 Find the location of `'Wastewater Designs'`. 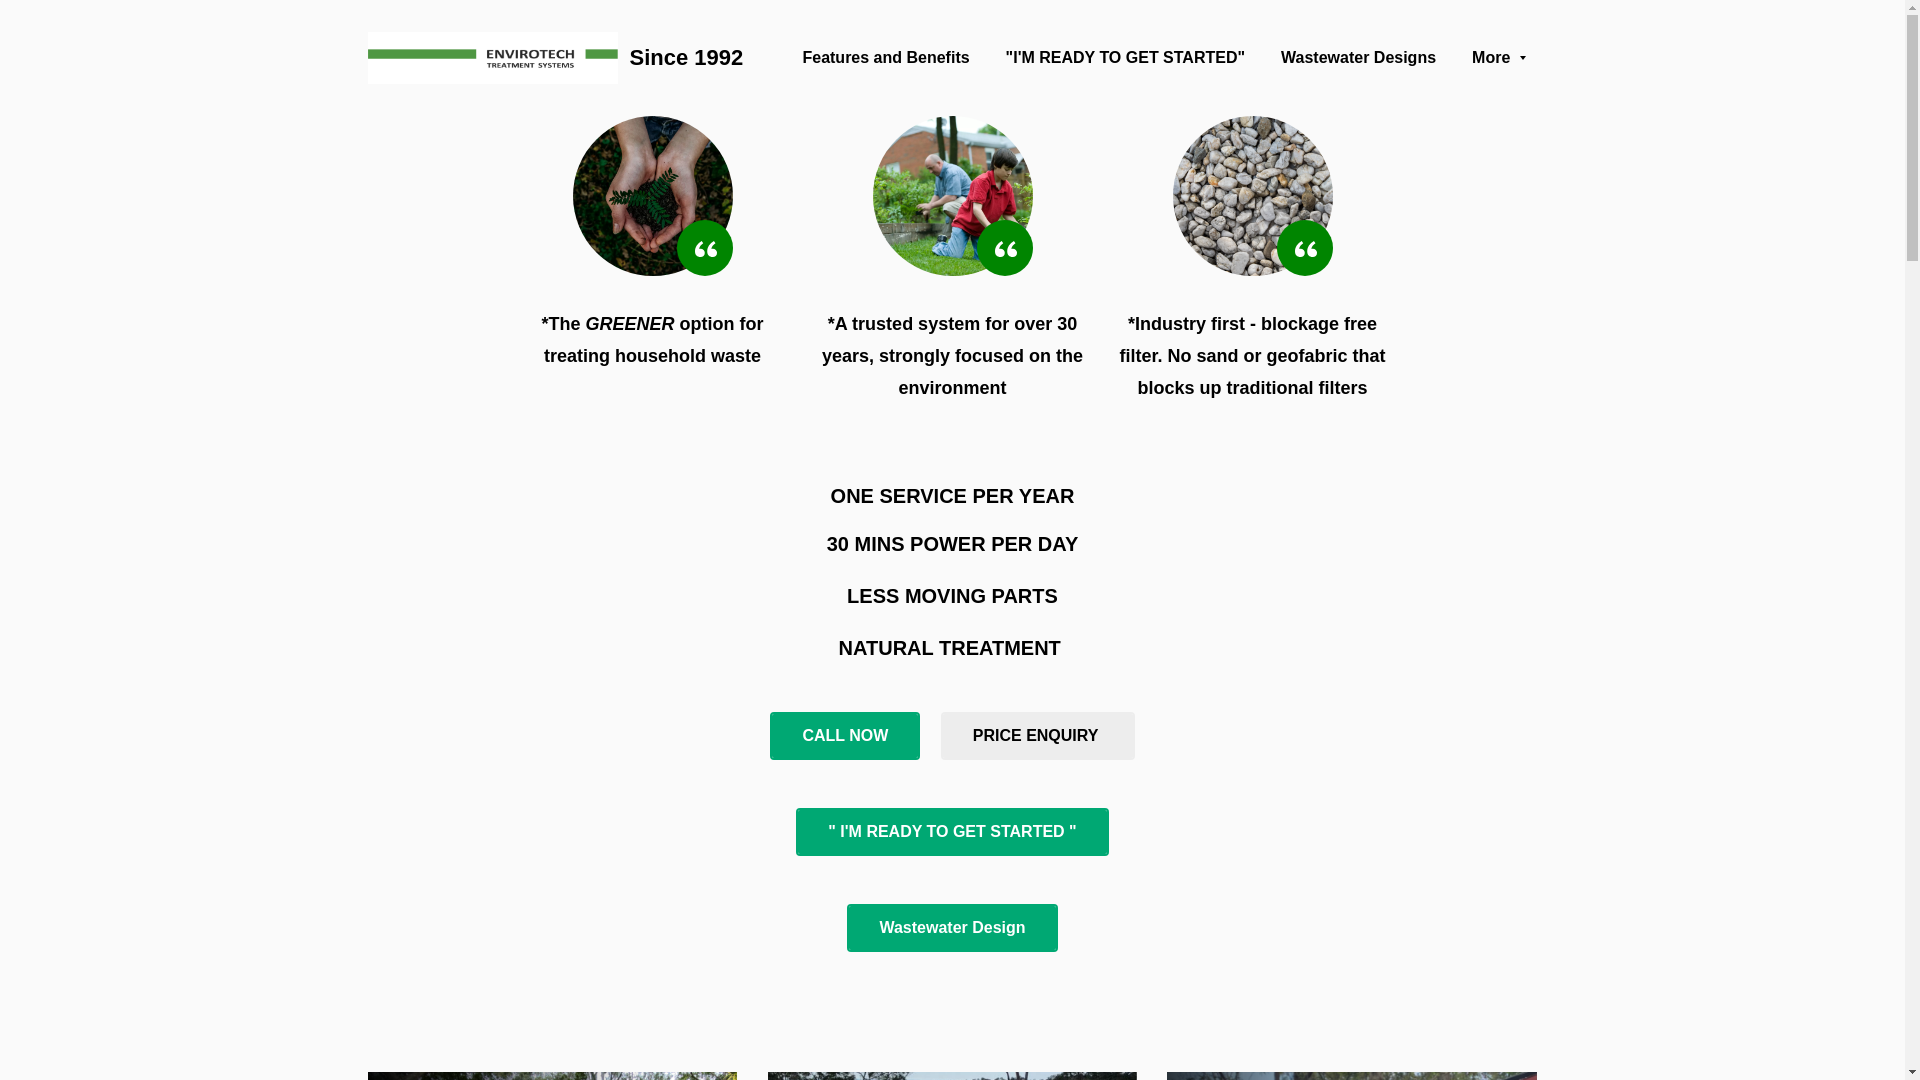

'Wastewater Designs' is located at coordinates (1281, 56).